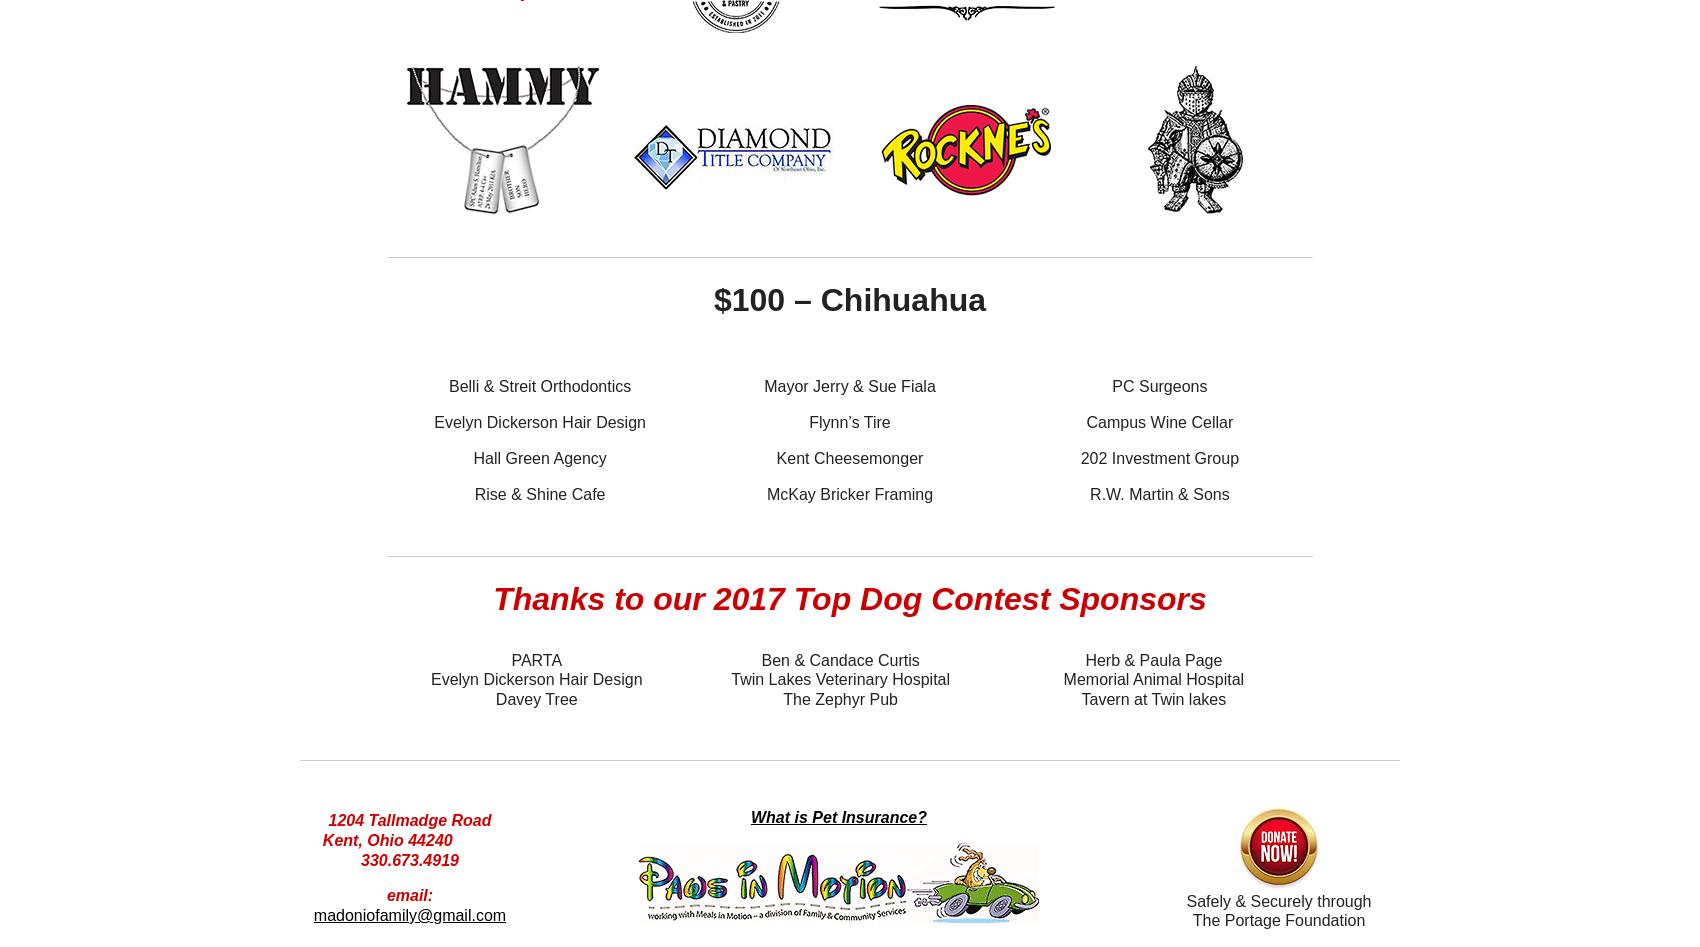  Describe the element at coordinates (1278, 919) in the screenshot. I see `'The Portage Foundation'` at that location.